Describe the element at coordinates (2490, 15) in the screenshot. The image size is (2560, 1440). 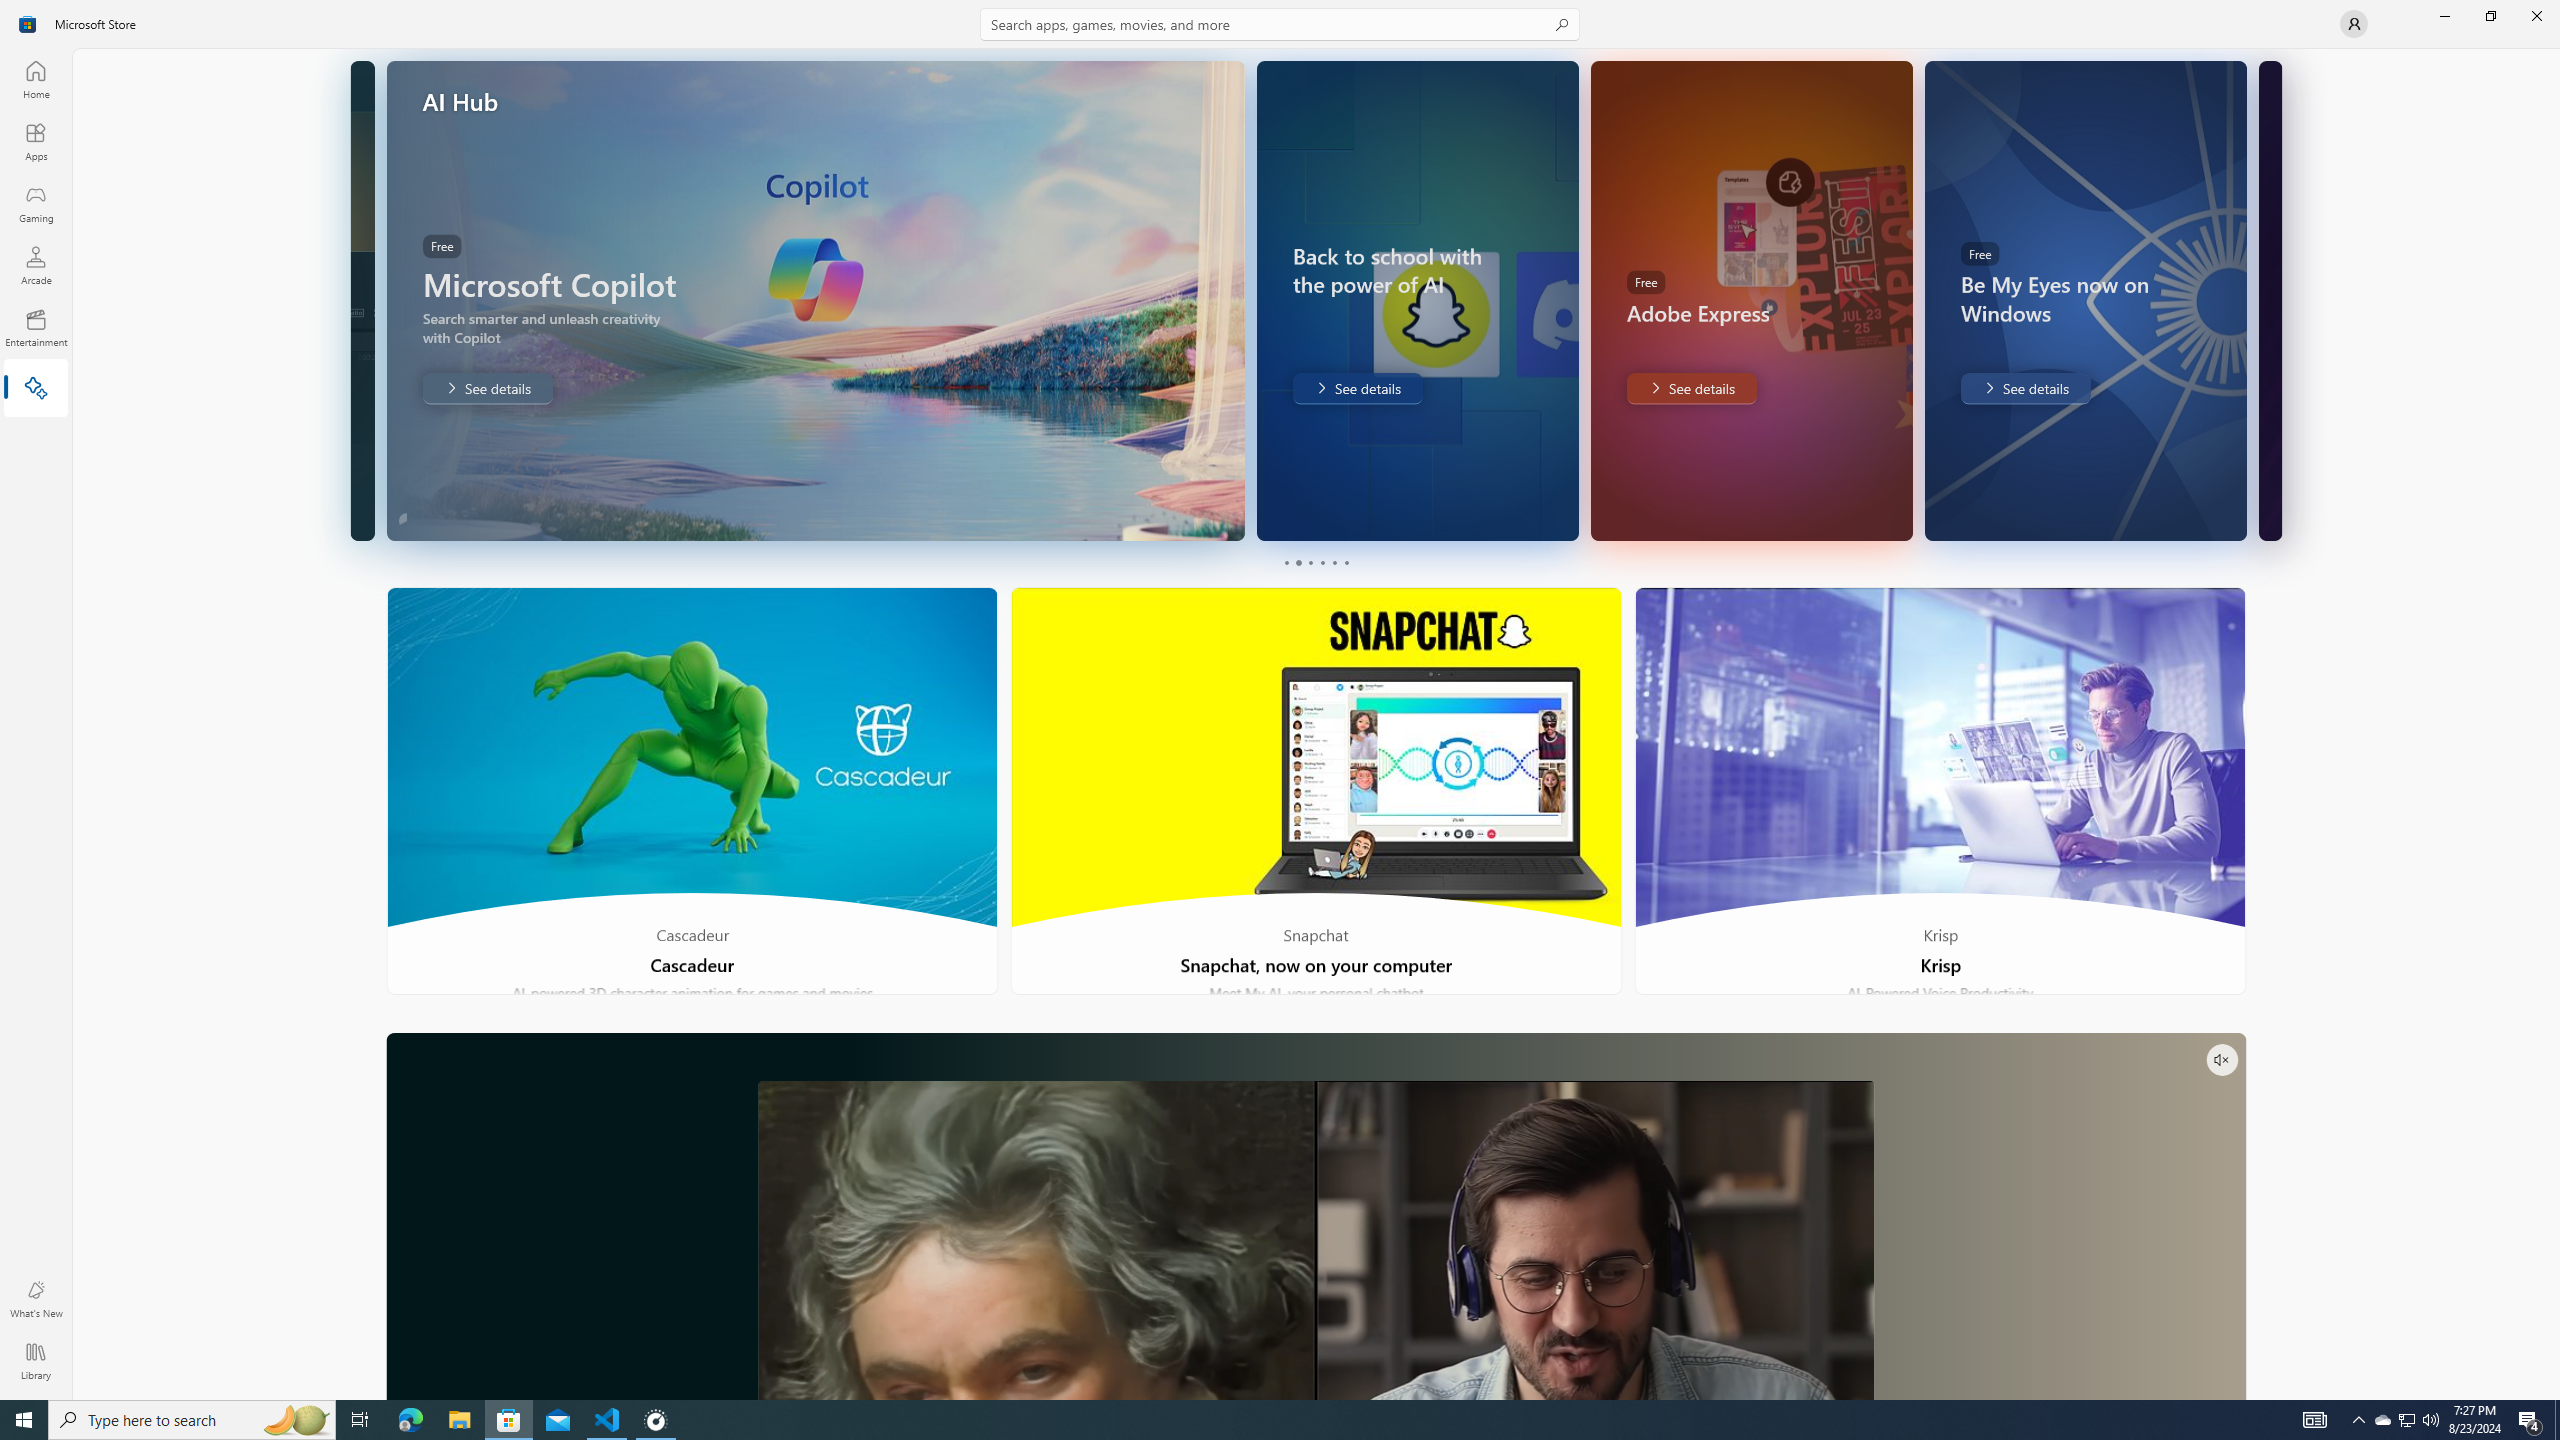
I see `'Restore Microsoft Store'` at that location.